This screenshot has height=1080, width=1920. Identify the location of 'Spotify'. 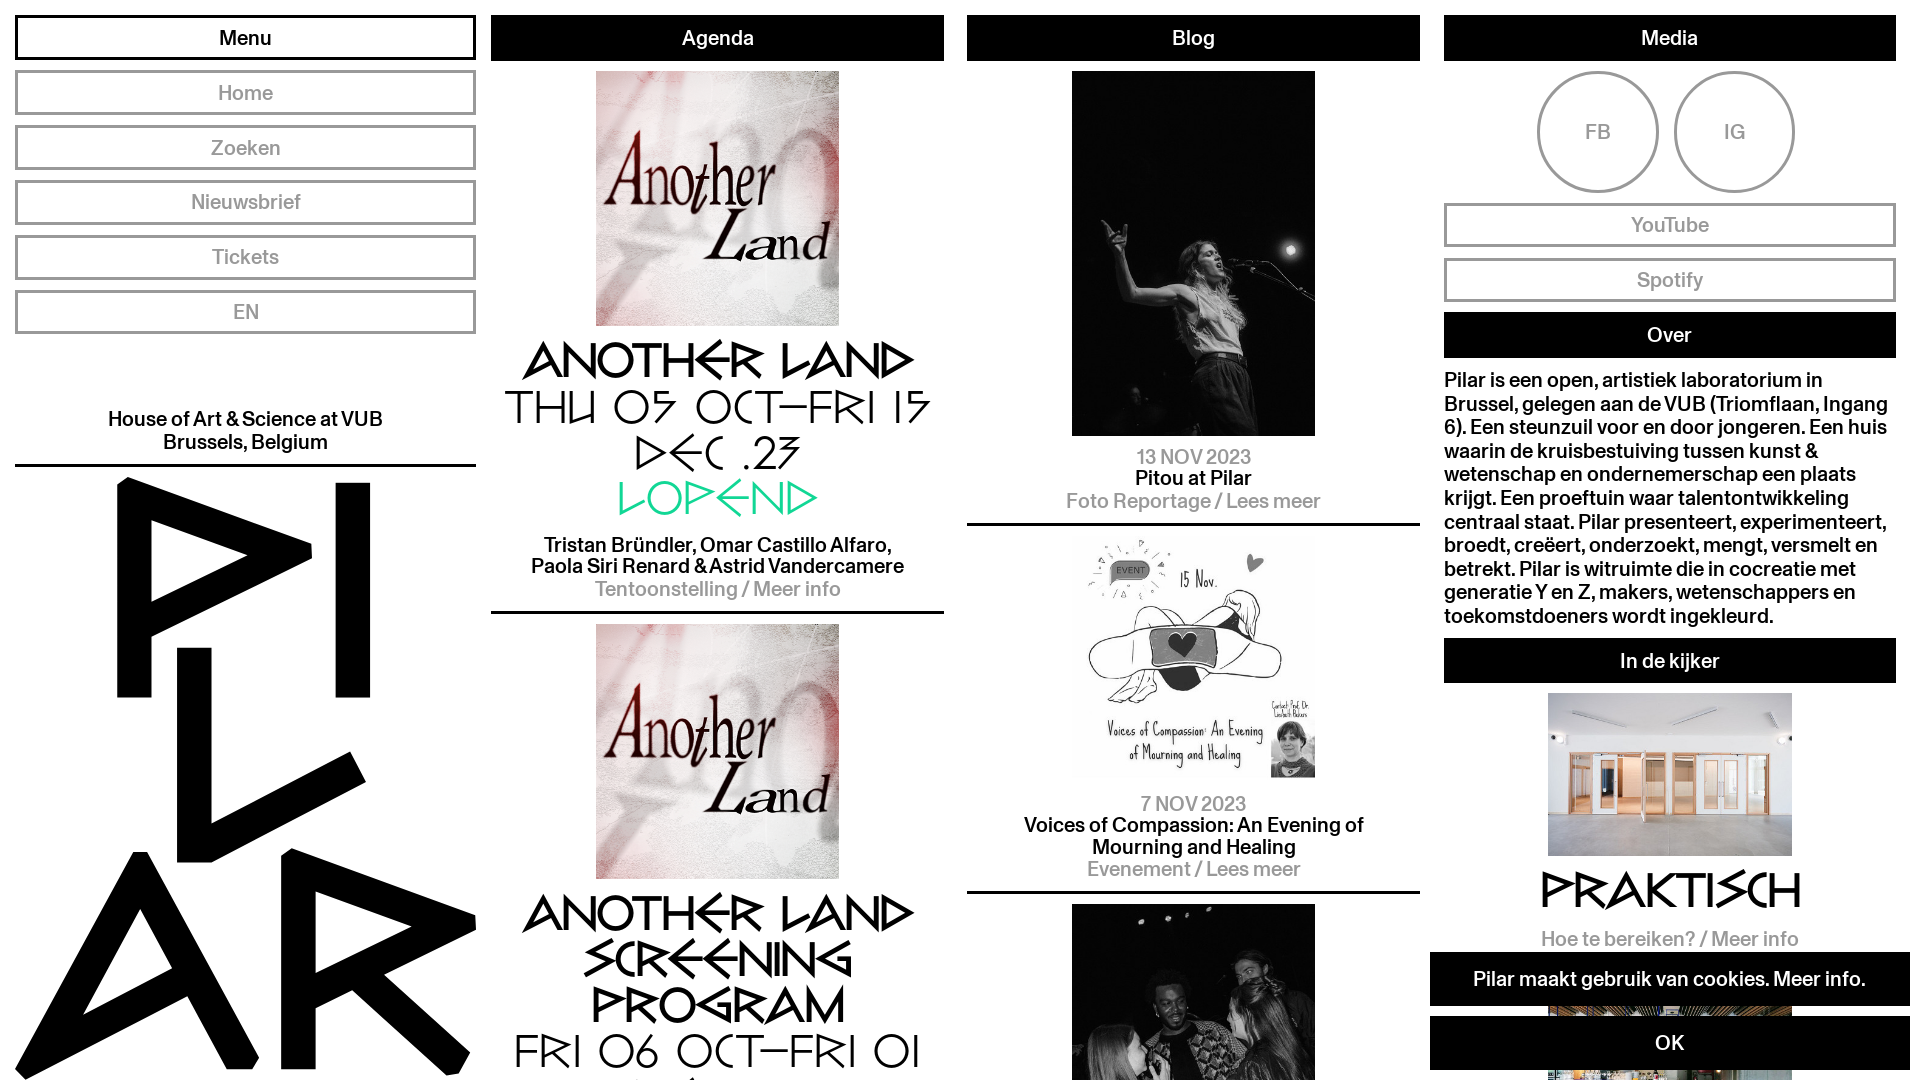
(1670, 280).